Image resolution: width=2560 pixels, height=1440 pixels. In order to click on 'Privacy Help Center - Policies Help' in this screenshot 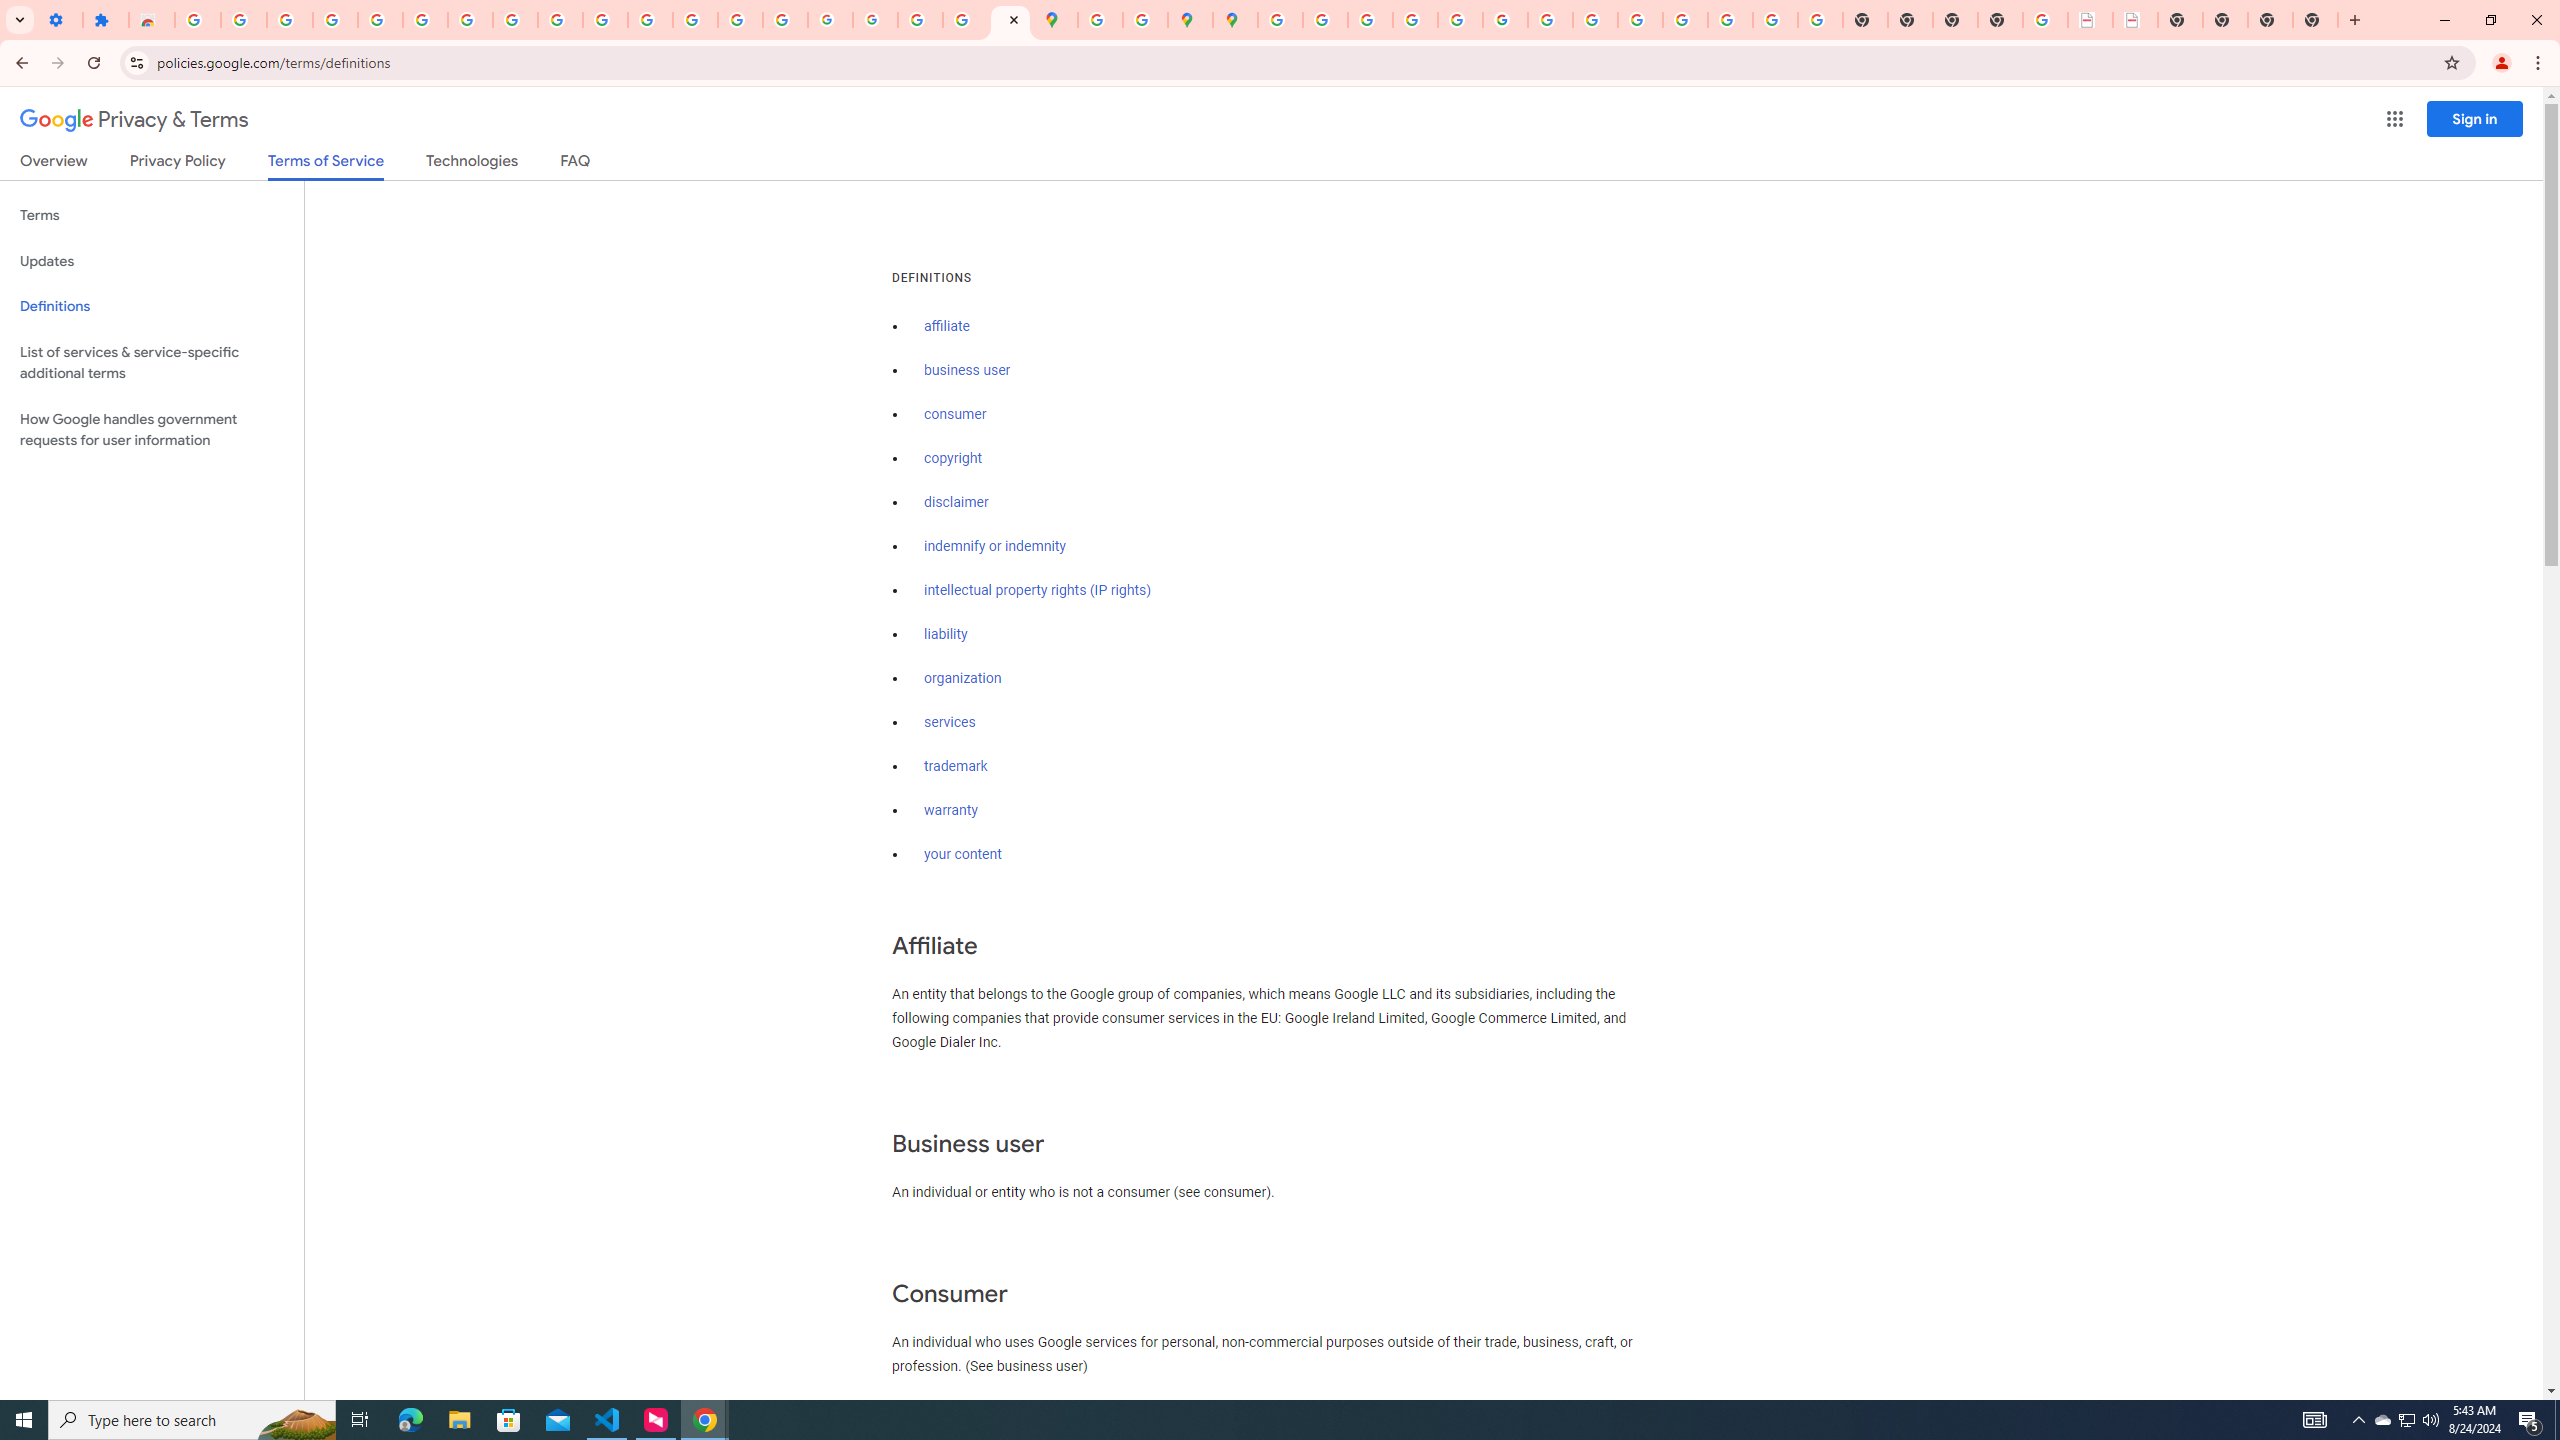, I will do `click(1414, 19)`.